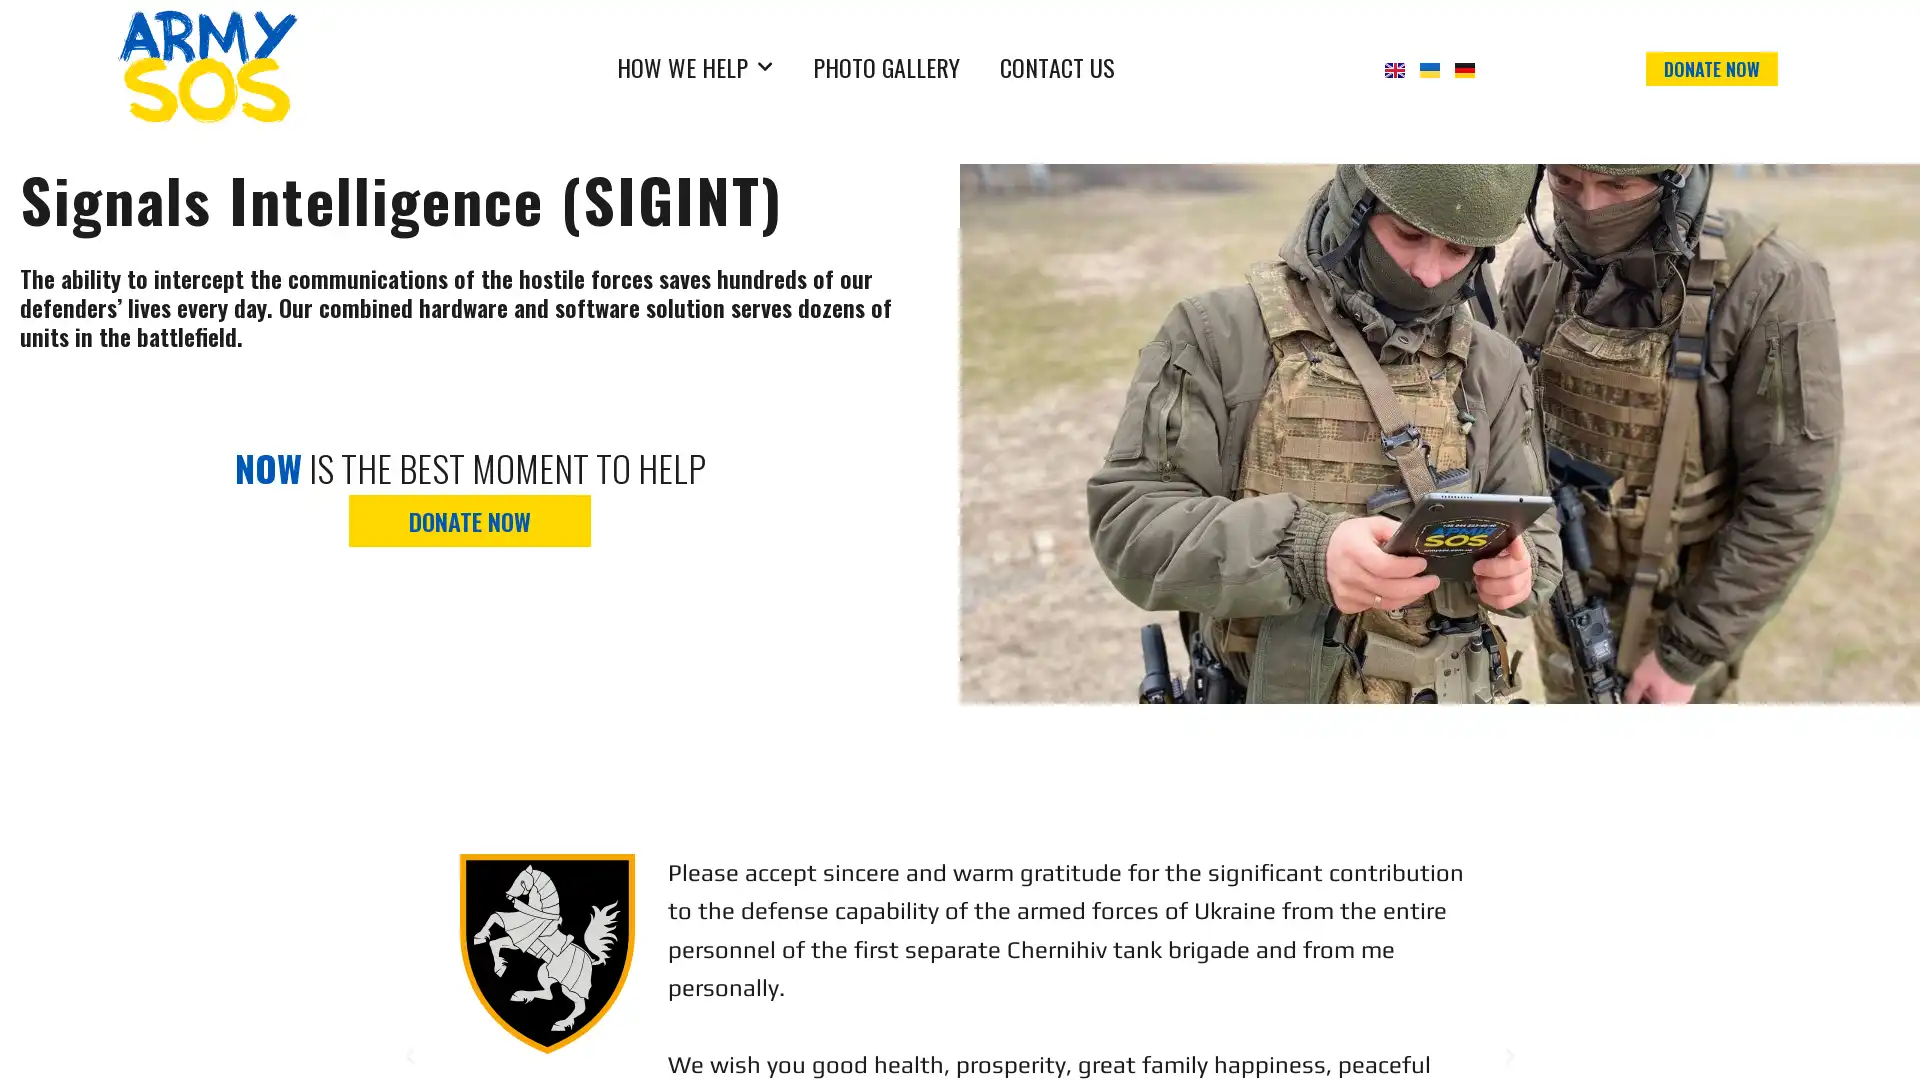 This screenshot has width=1920, height=1080. I want to click on Previous slide, so click(408, 1055).